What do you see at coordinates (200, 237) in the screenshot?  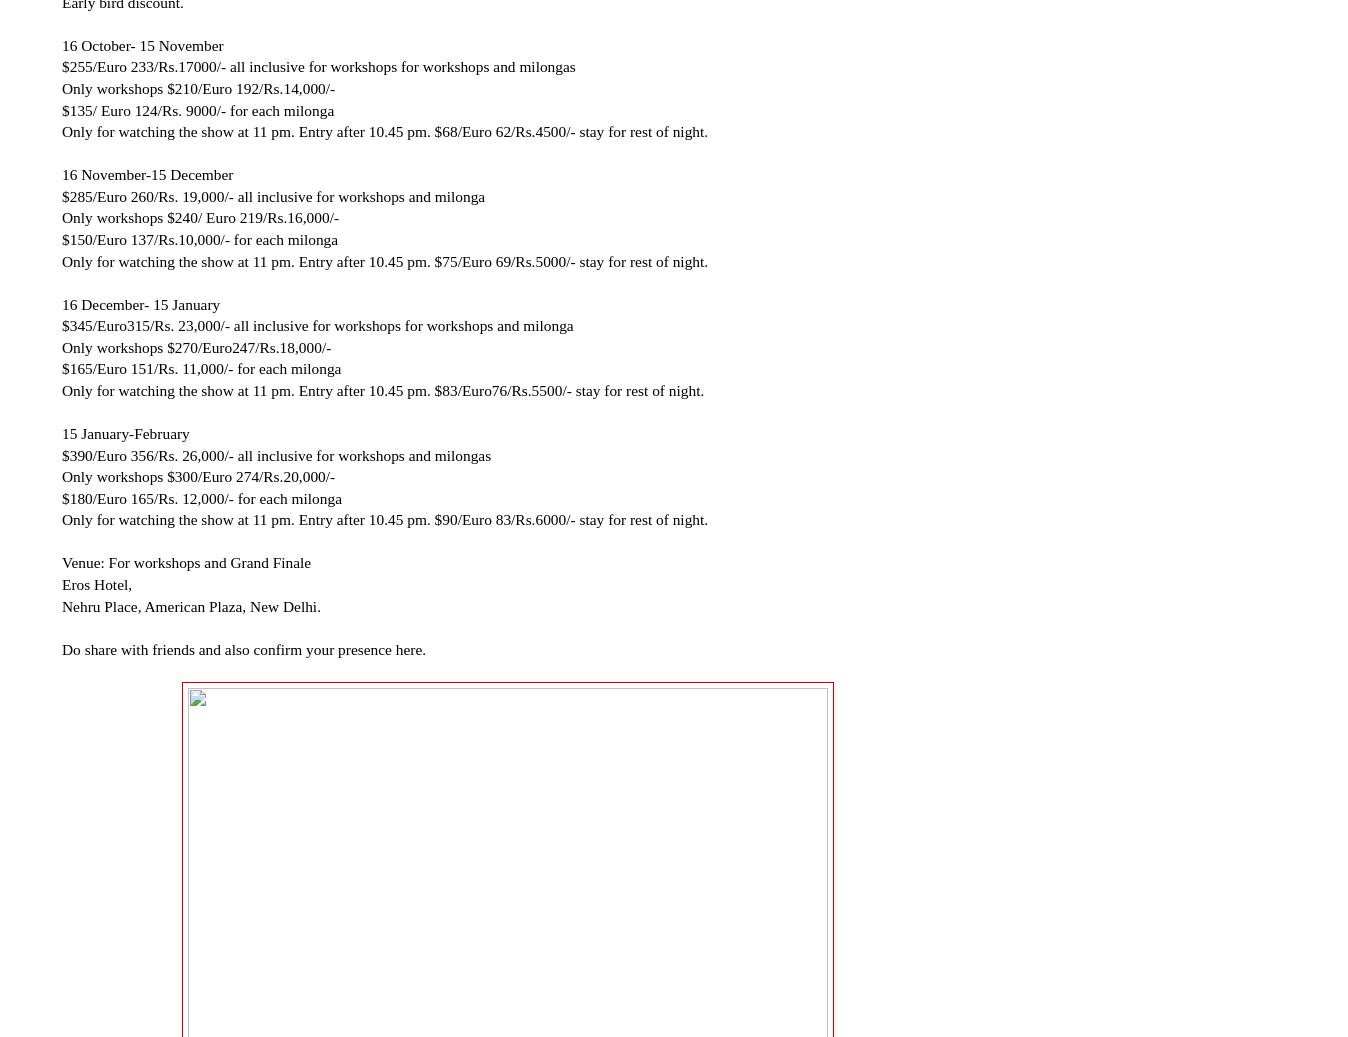 I see `'$150/Euro 137/Rs.10,000/- for each milonga'` at bounding box center [200, 237].